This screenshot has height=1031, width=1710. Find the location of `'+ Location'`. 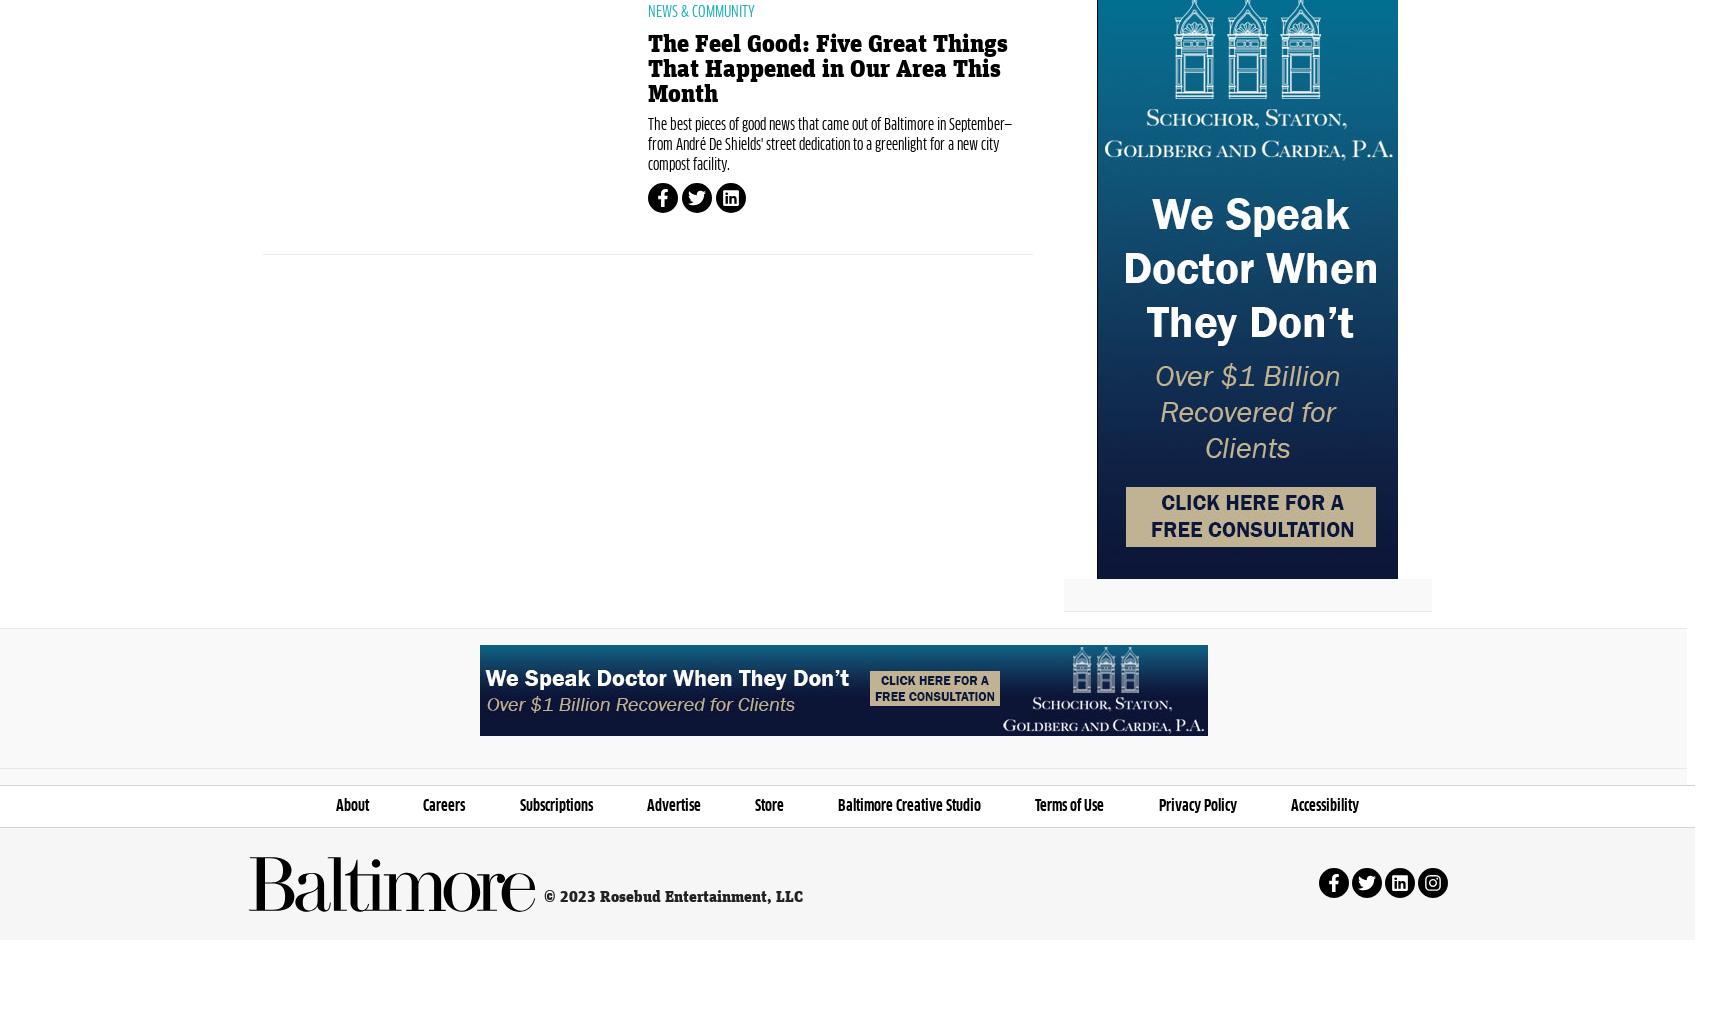

'+ Location' is located at coordinates (1246, 10).